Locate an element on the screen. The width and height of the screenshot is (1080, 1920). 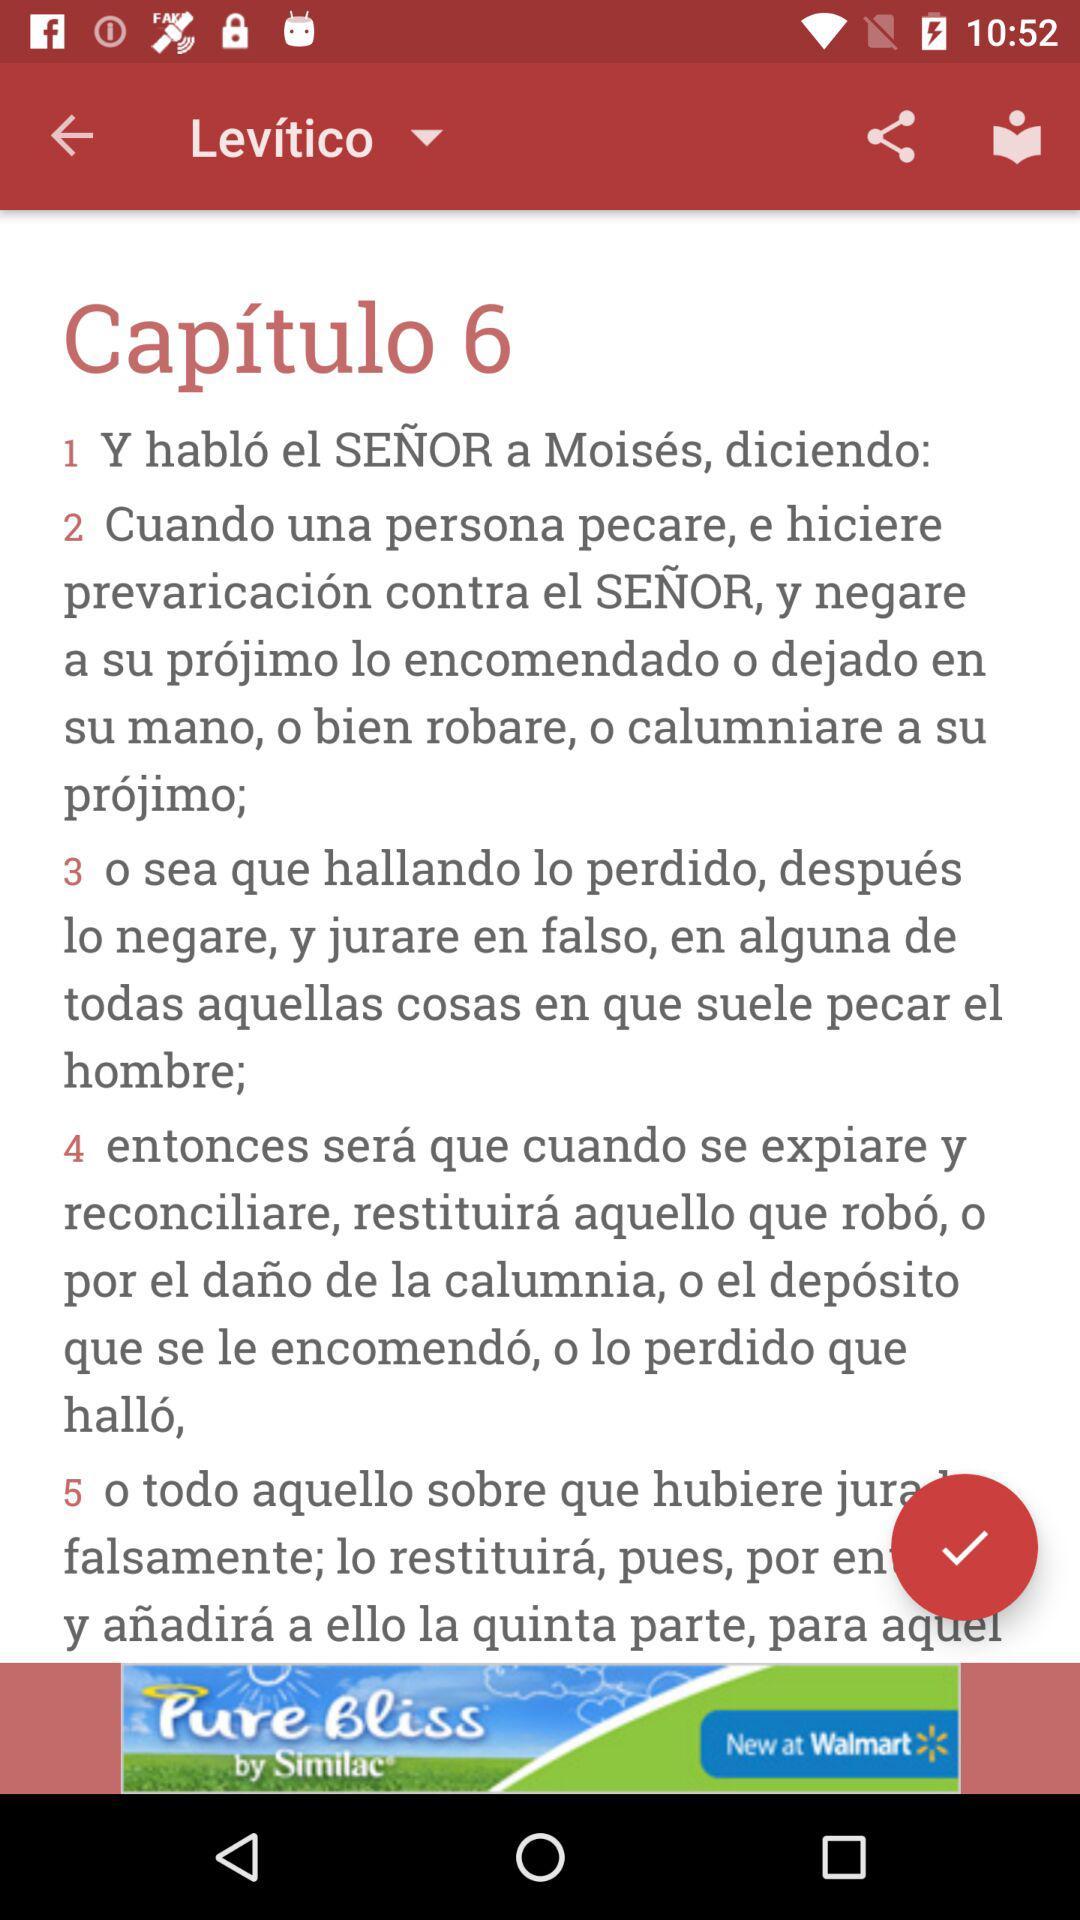
the check icon is located at coordinates (963, 1546).